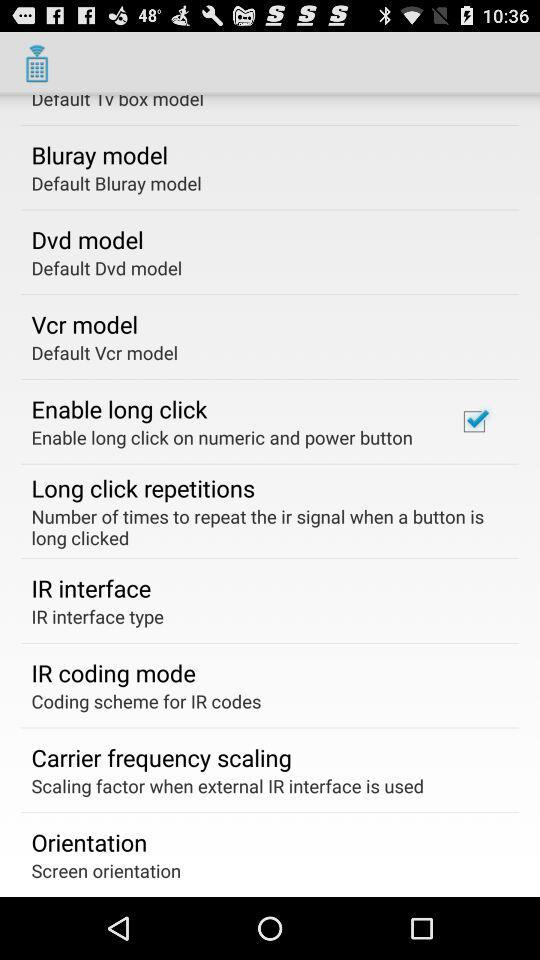 This screenshot has height=960, width=540. I want to click on the coding scheme for, so click(145, 701).